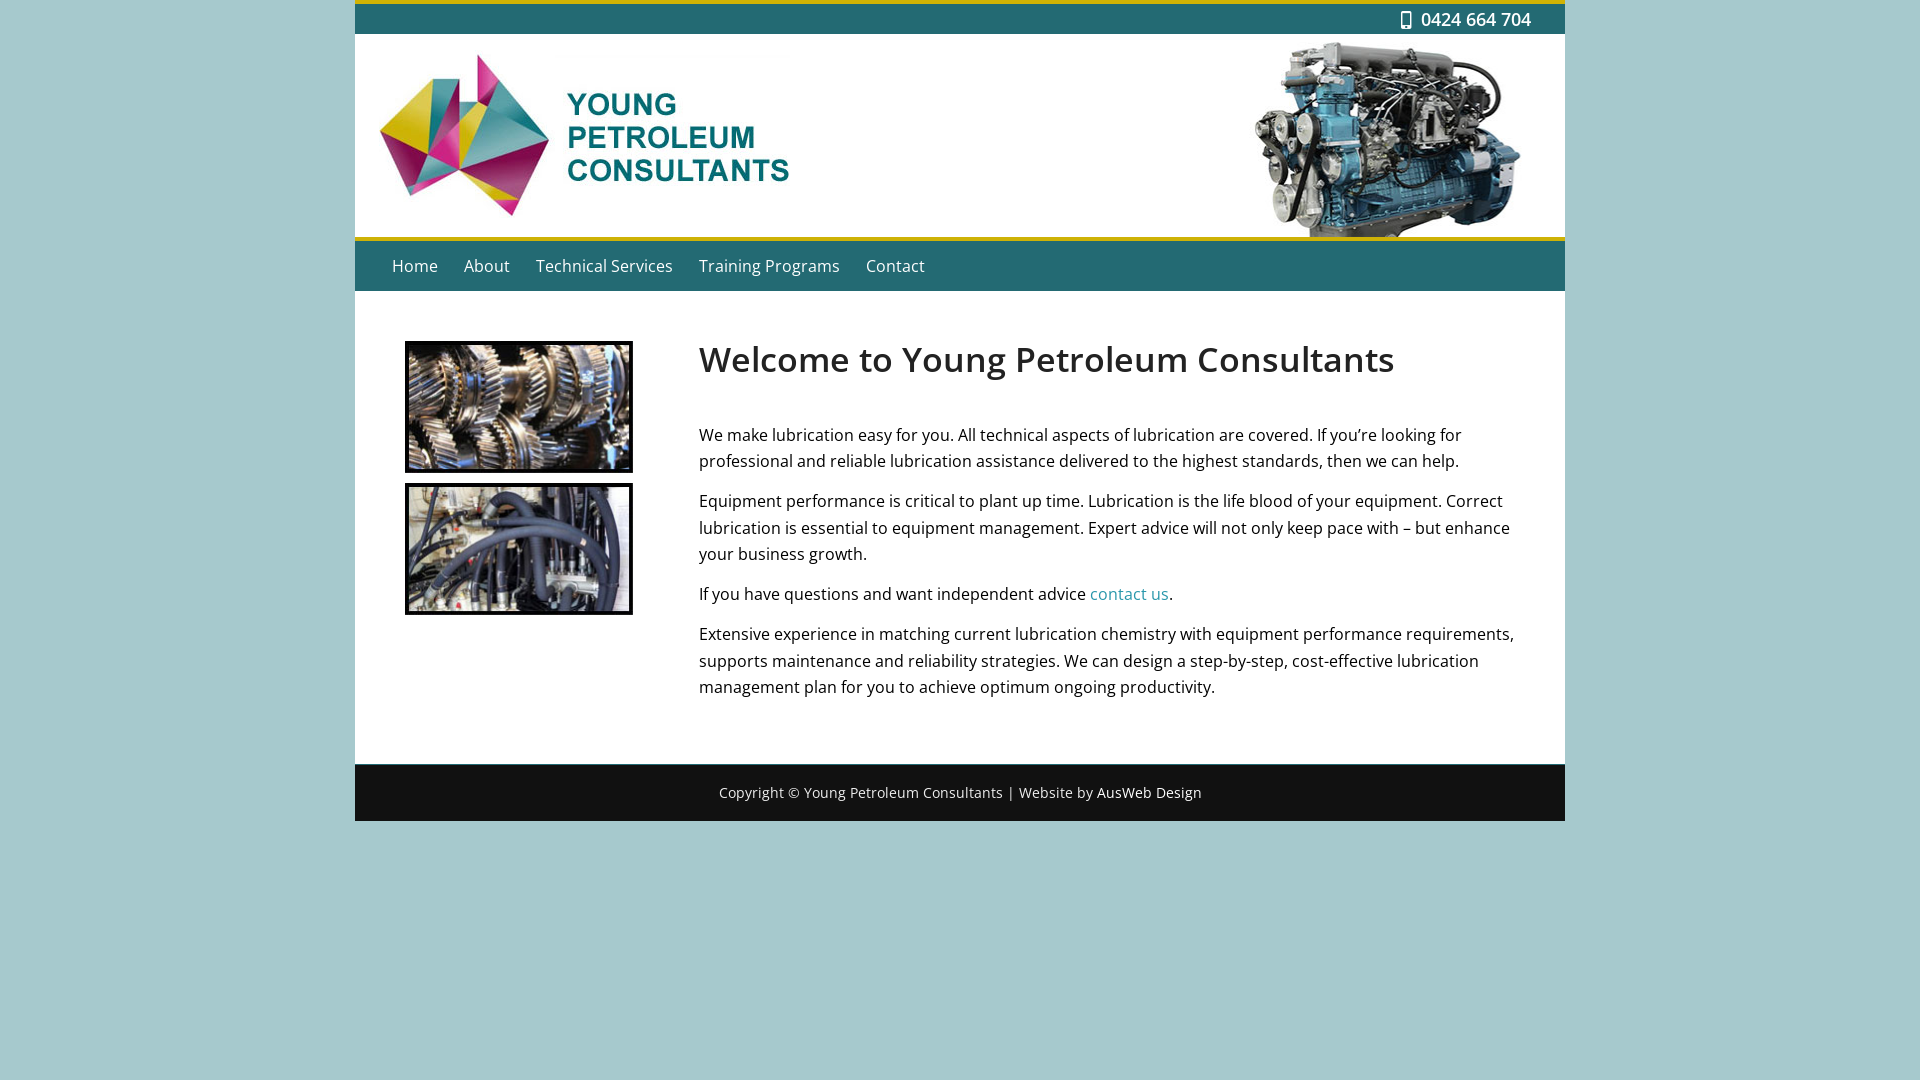 Image resolution: width=1920 pixels, height=1080 pixels. I want to click on 'ypc', so click(583, 135).